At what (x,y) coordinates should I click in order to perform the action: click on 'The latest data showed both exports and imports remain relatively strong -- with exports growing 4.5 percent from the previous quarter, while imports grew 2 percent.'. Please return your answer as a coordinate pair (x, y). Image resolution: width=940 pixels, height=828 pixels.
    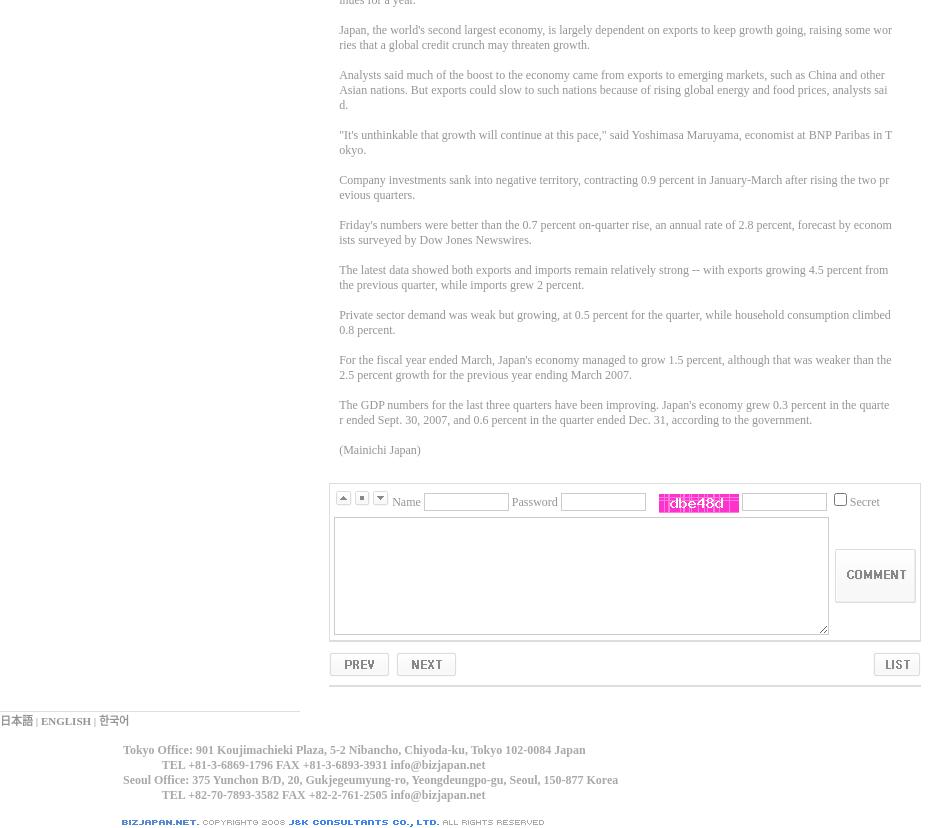
    Looking at the image, I should click on (612, 277).